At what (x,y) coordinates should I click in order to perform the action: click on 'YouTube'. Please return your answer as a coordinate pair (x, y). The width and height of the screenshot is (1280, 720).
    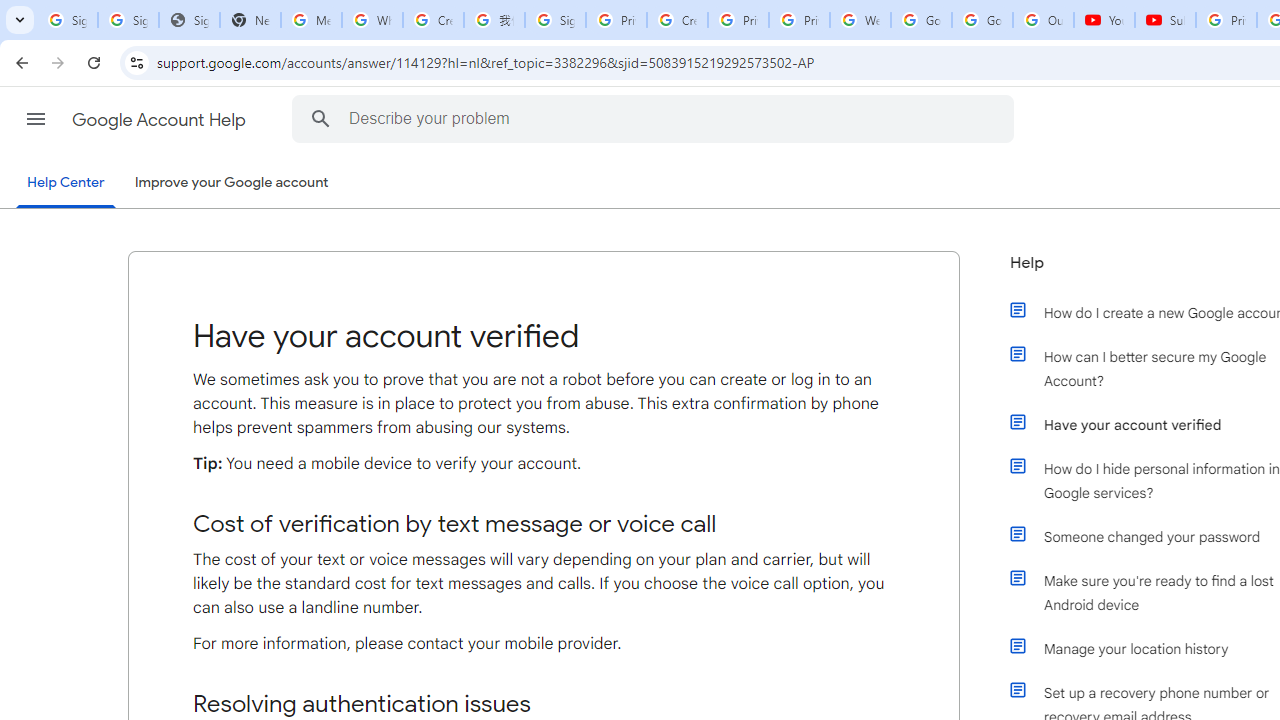
    Looking at the image, I should click on (1103, 20).